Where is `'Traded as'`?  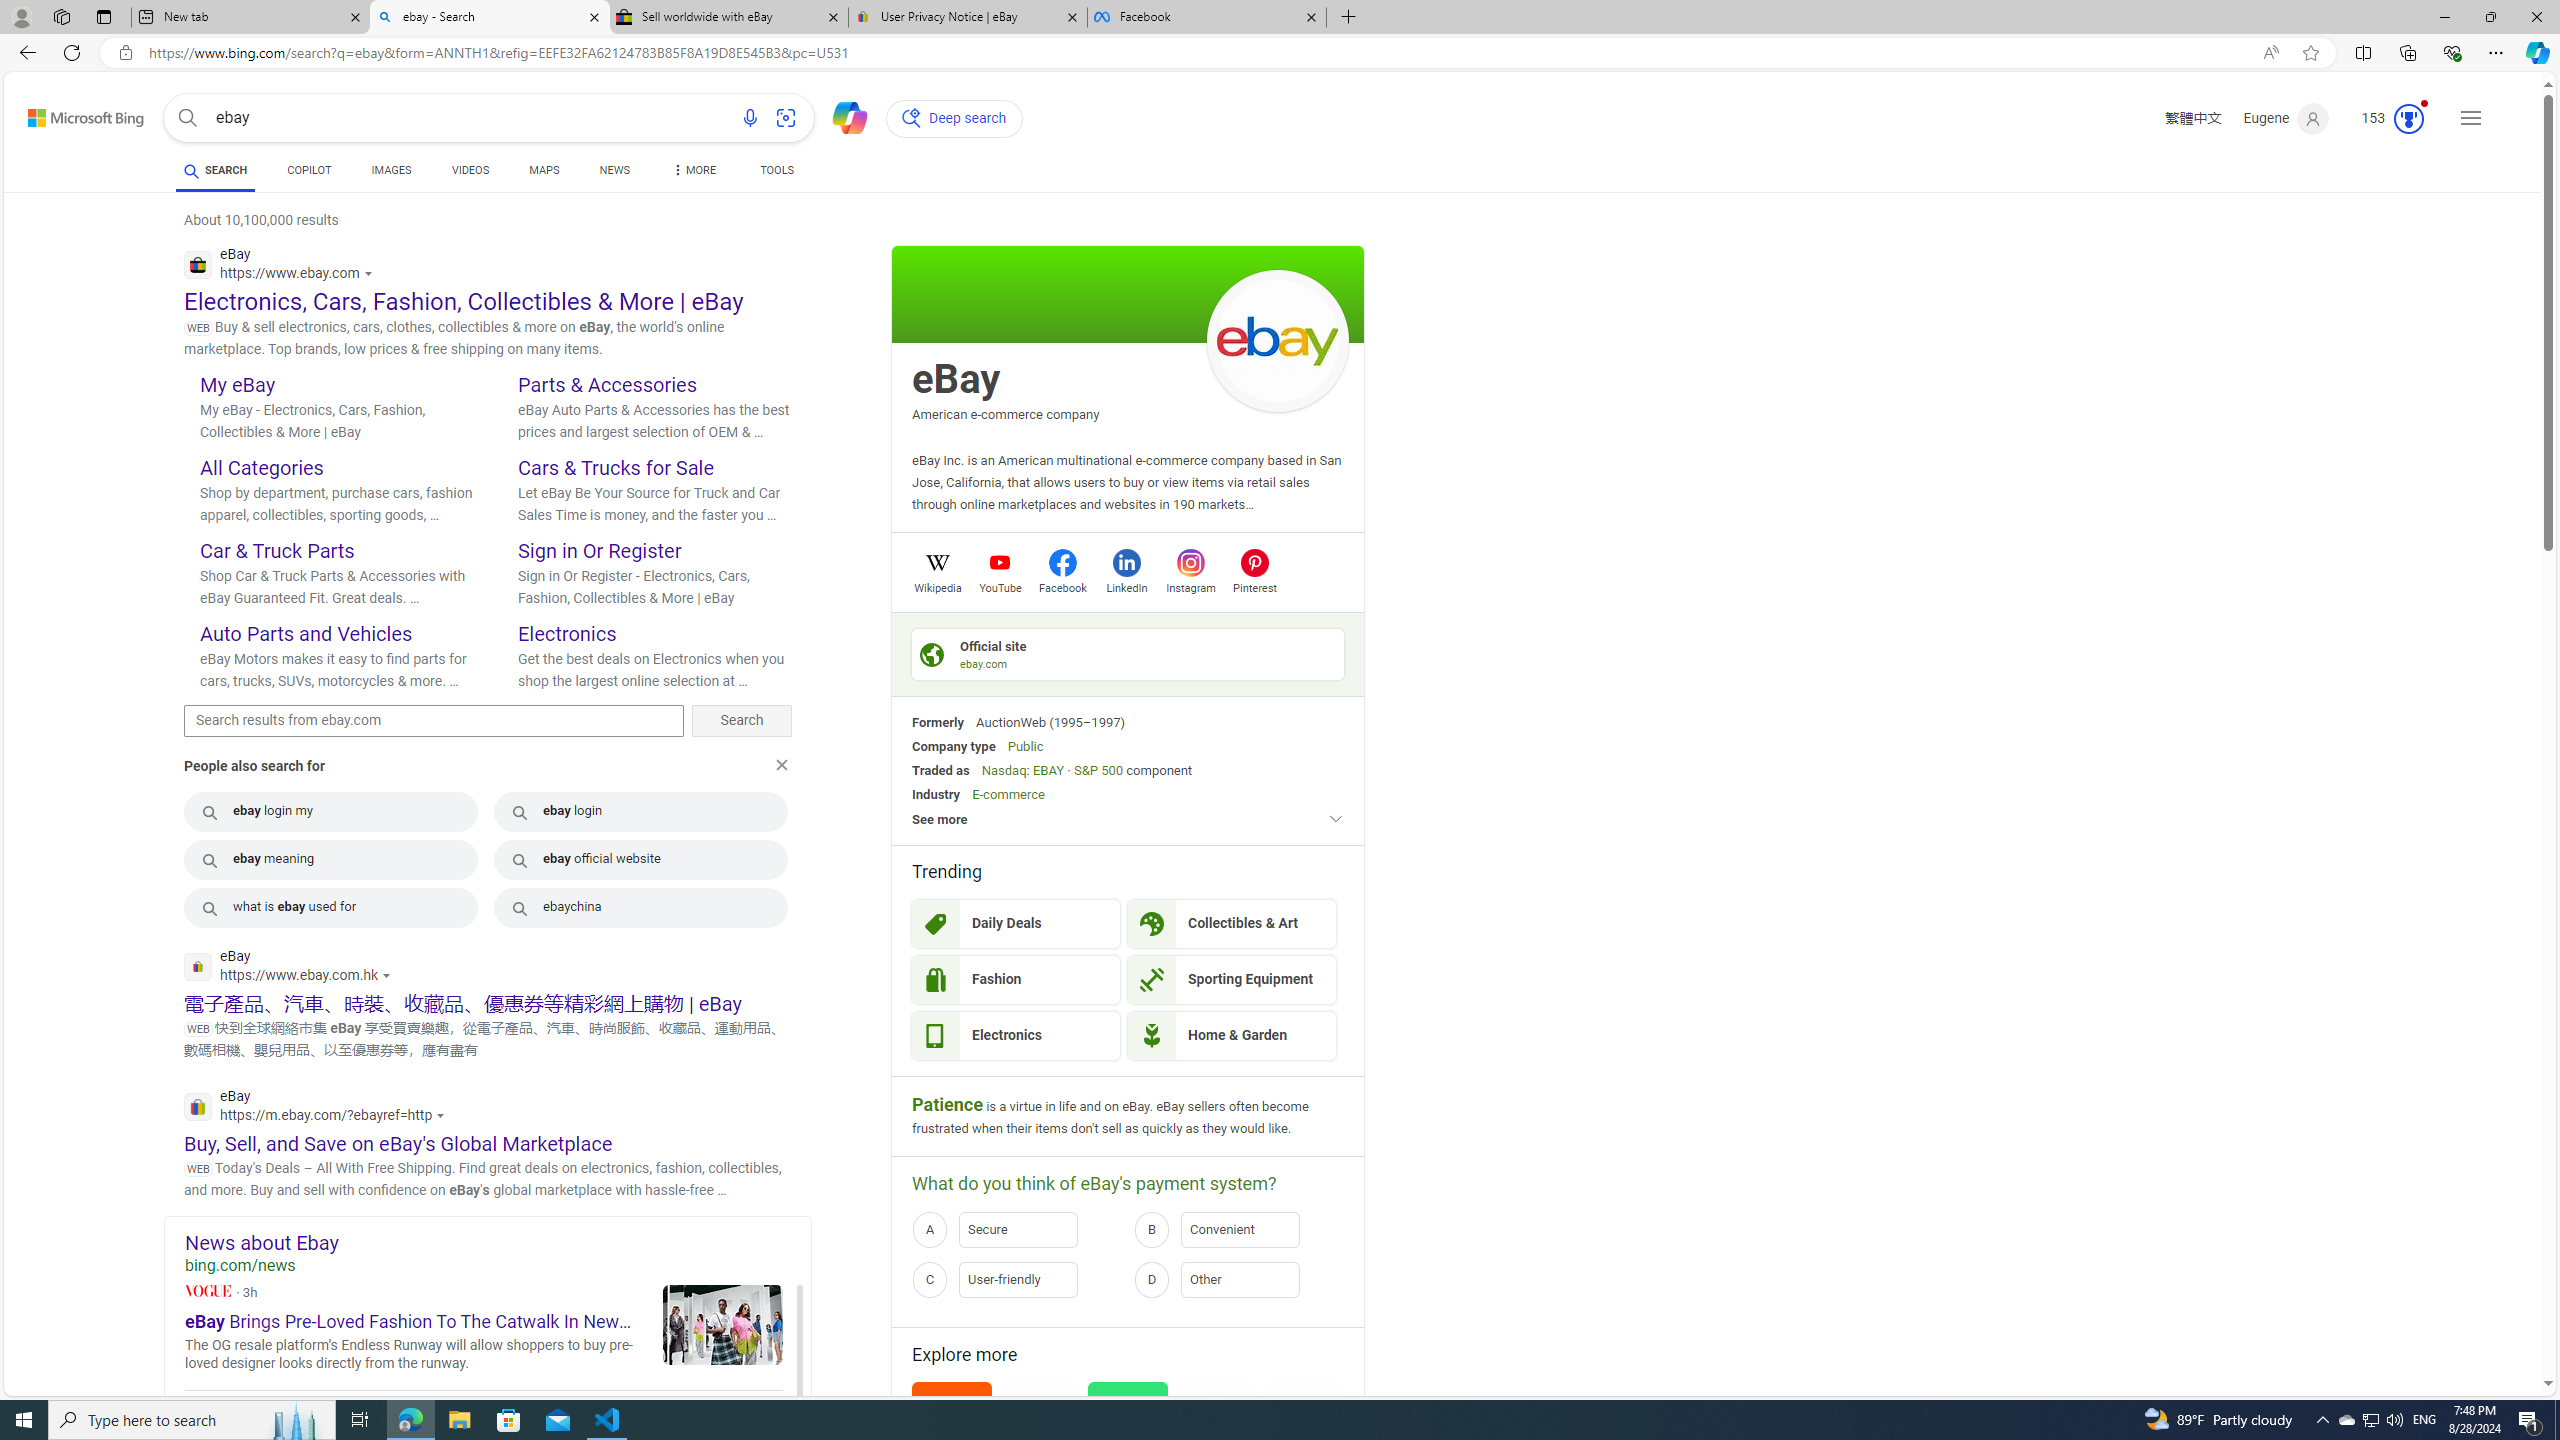 'Traded as' is located at coordinates (939, 769).